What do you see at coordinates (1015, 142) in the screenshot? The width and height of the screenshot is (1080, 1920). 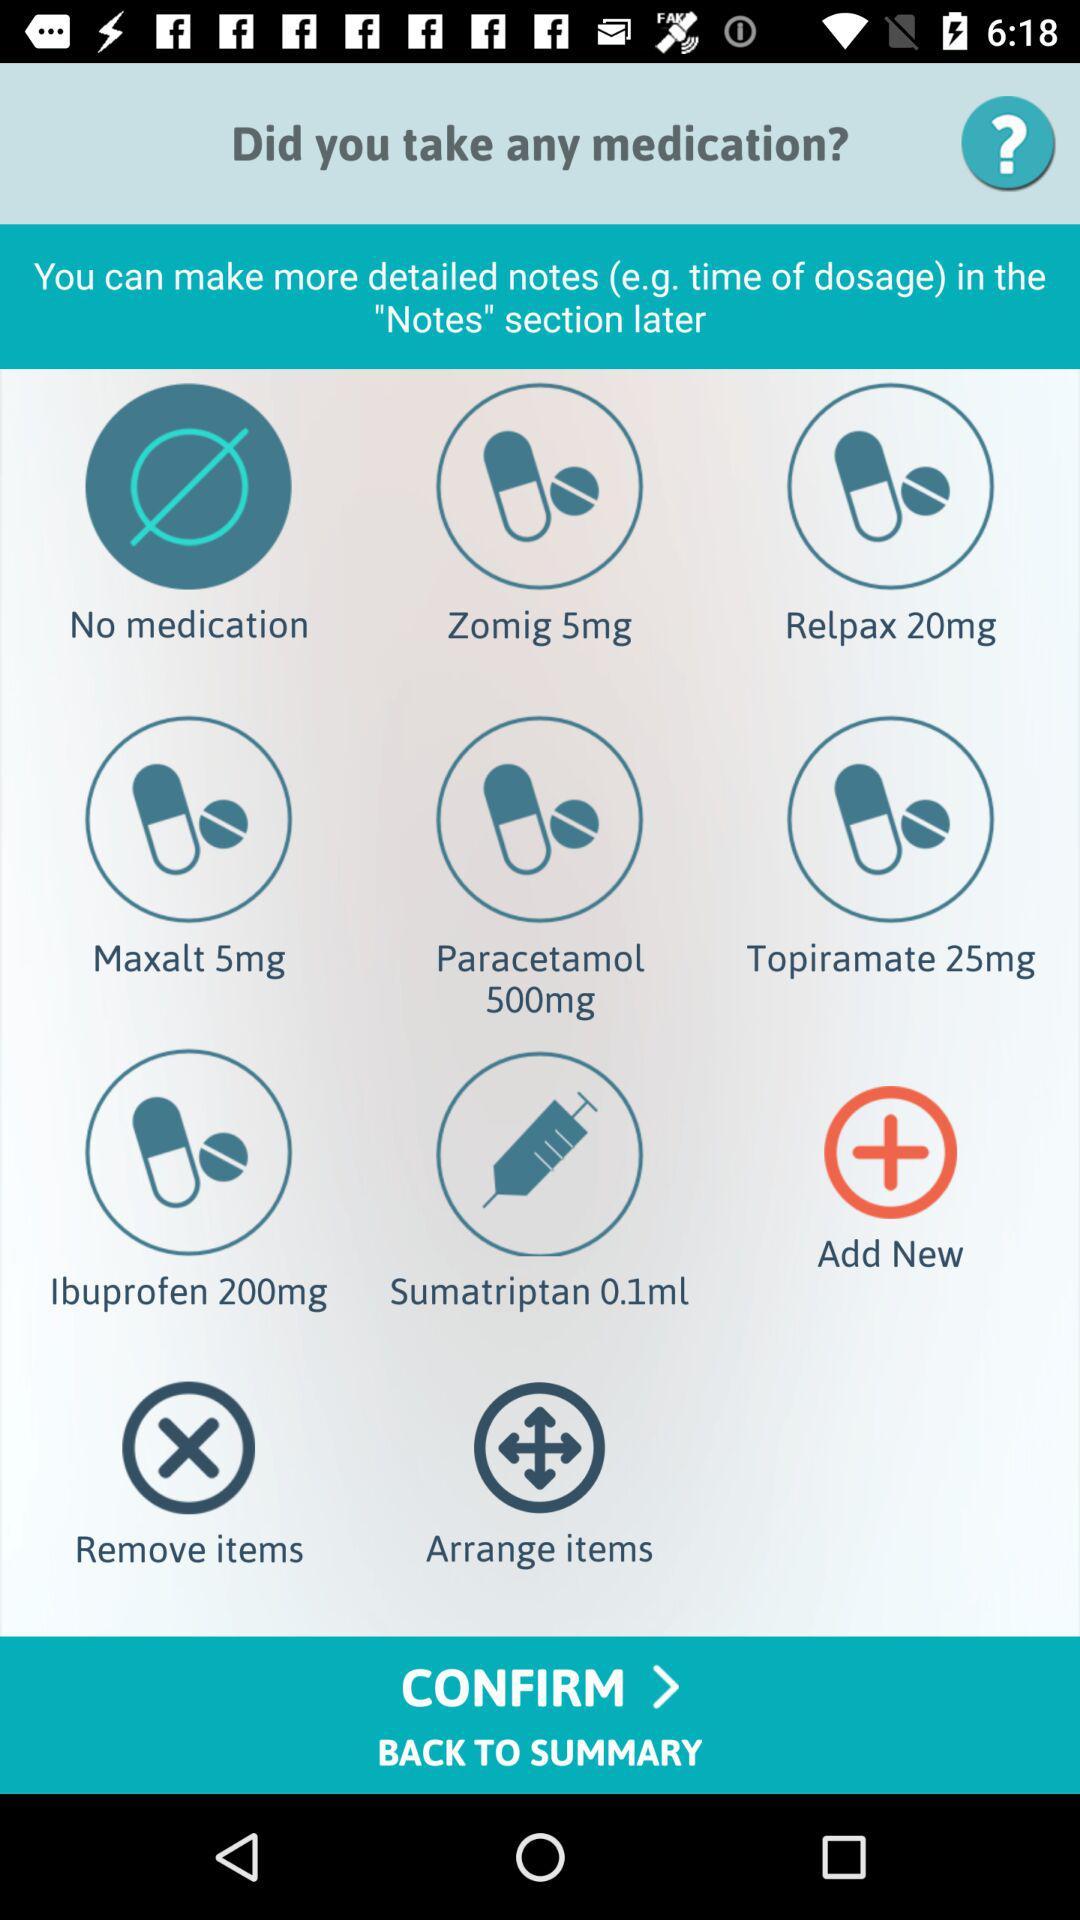 I see `icon next to did you take item` at bounding box center [1015, 142].